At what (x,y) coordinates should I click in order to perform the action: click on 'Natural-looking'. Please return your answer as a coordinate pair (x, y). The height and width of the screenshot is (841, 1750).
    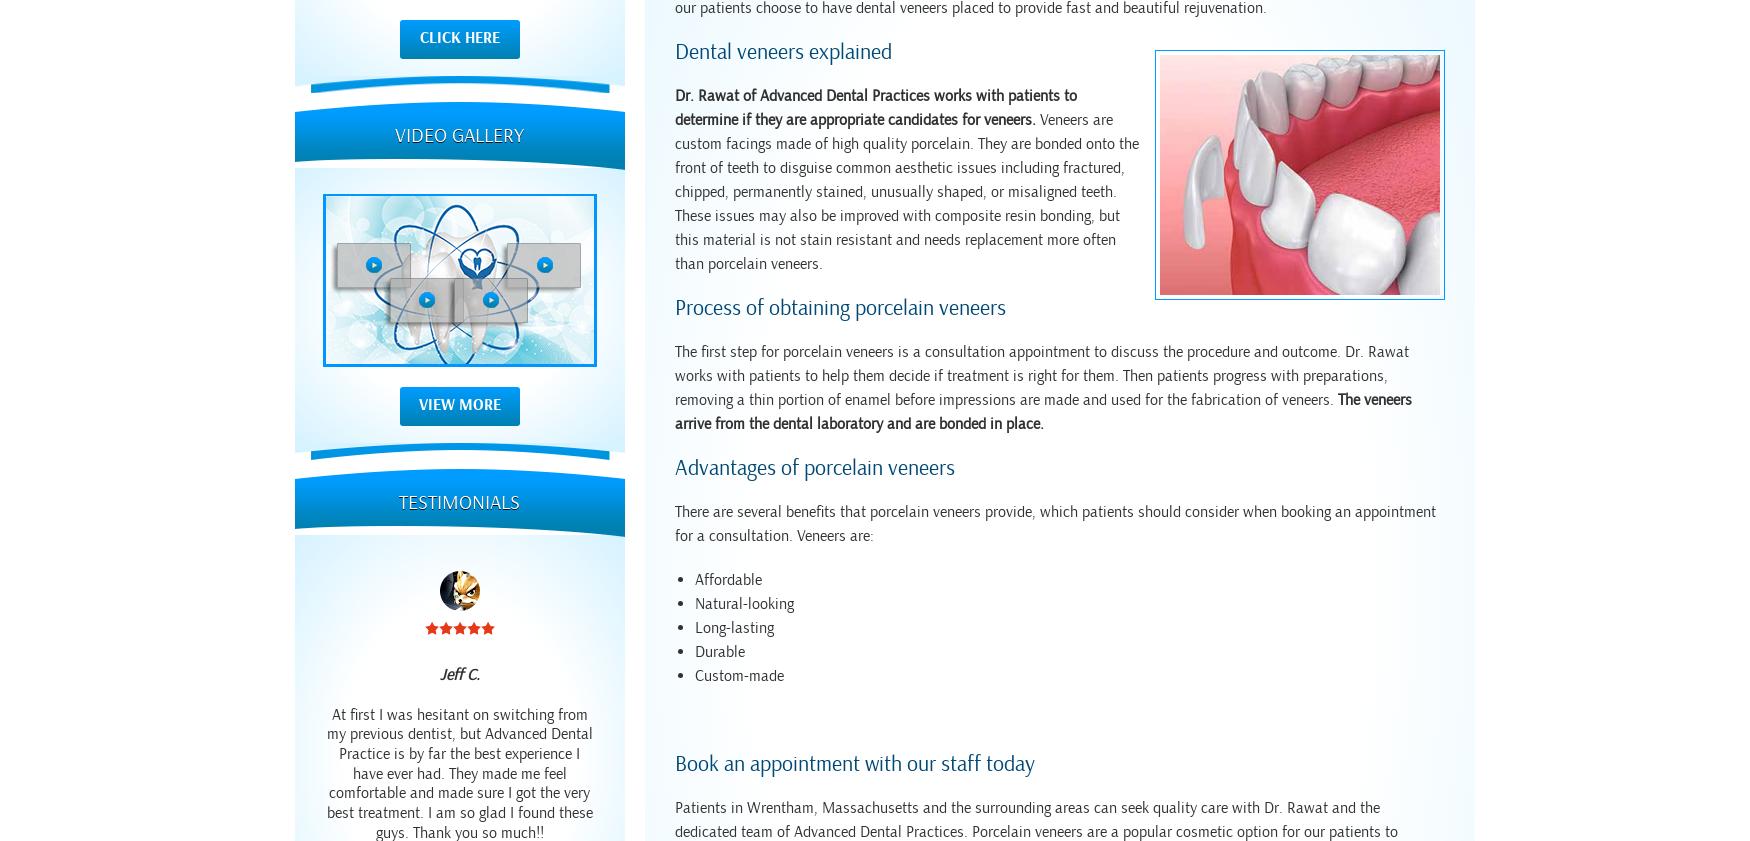
    Looking at the image, I should click on (744, 604).